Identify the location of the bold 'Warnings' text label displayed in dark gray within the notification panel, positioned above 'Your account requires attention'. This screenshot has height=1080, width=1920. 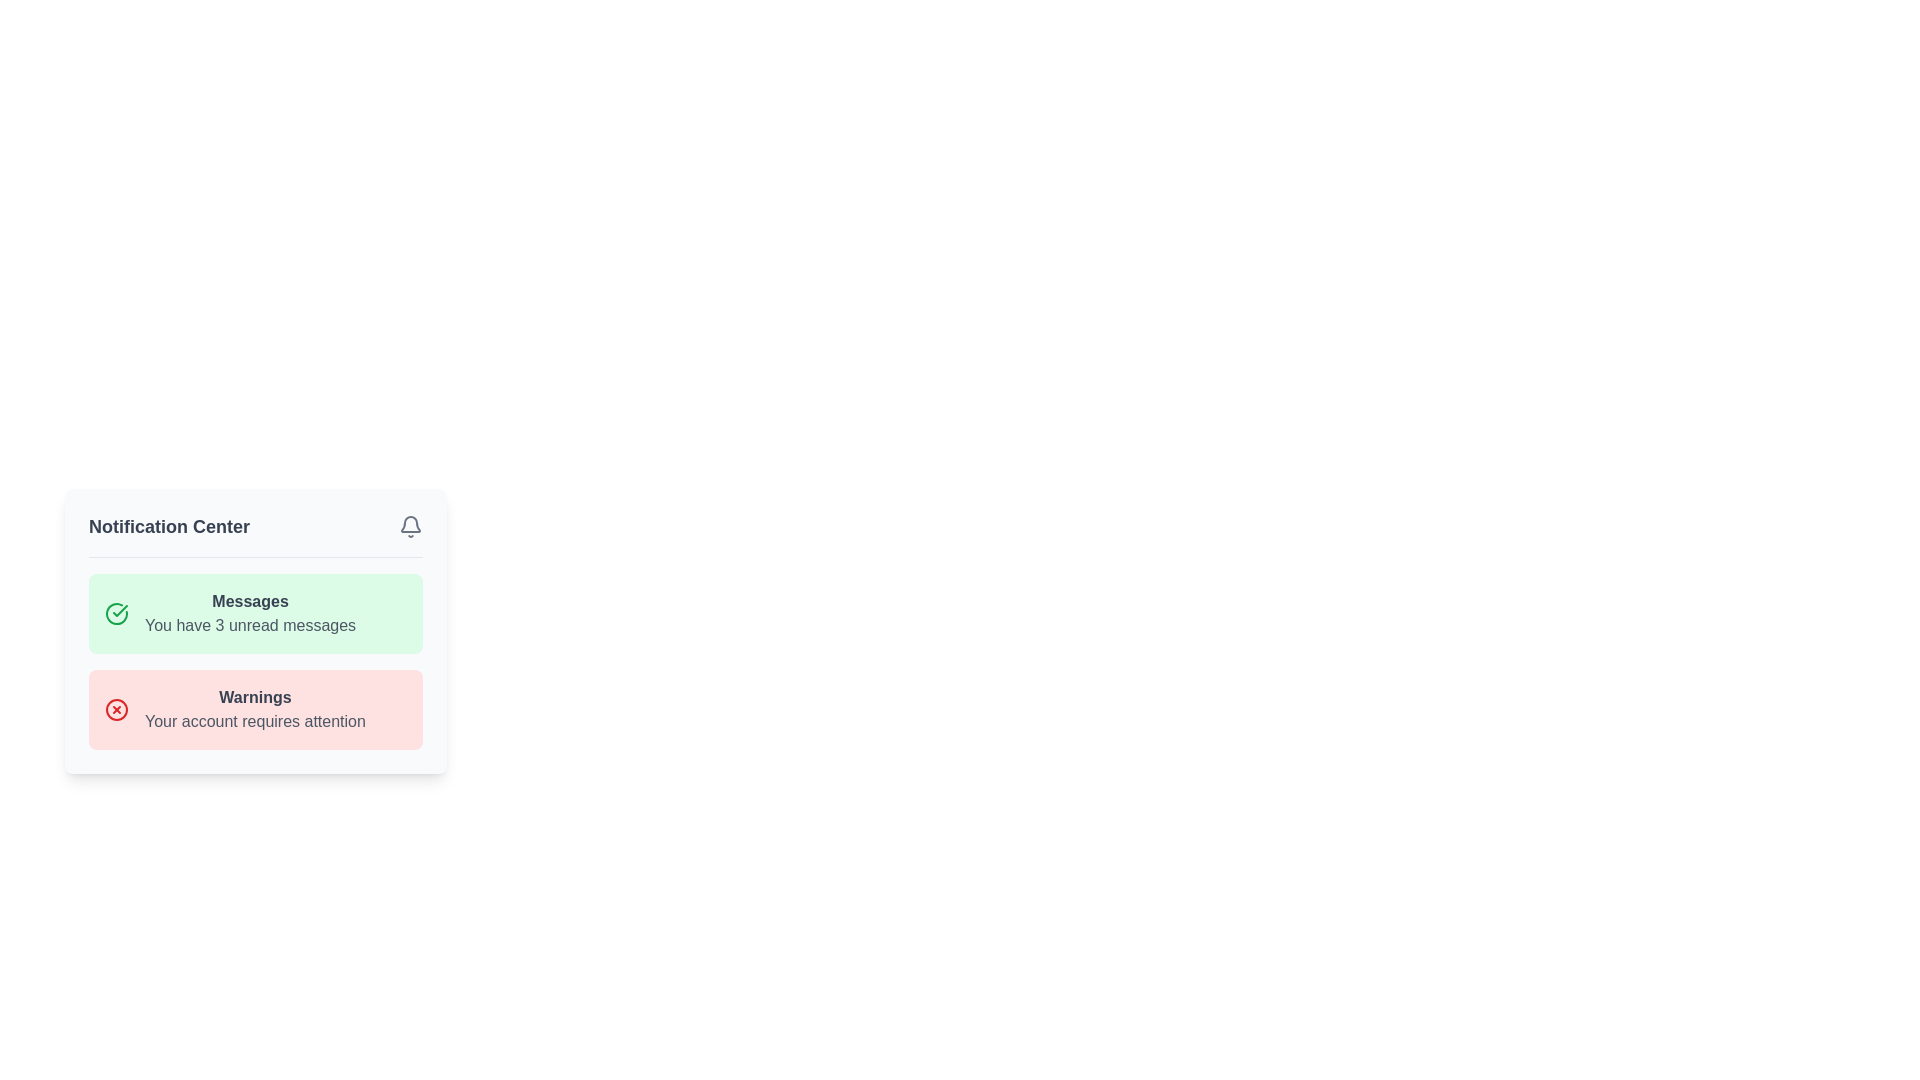
(254, 697).